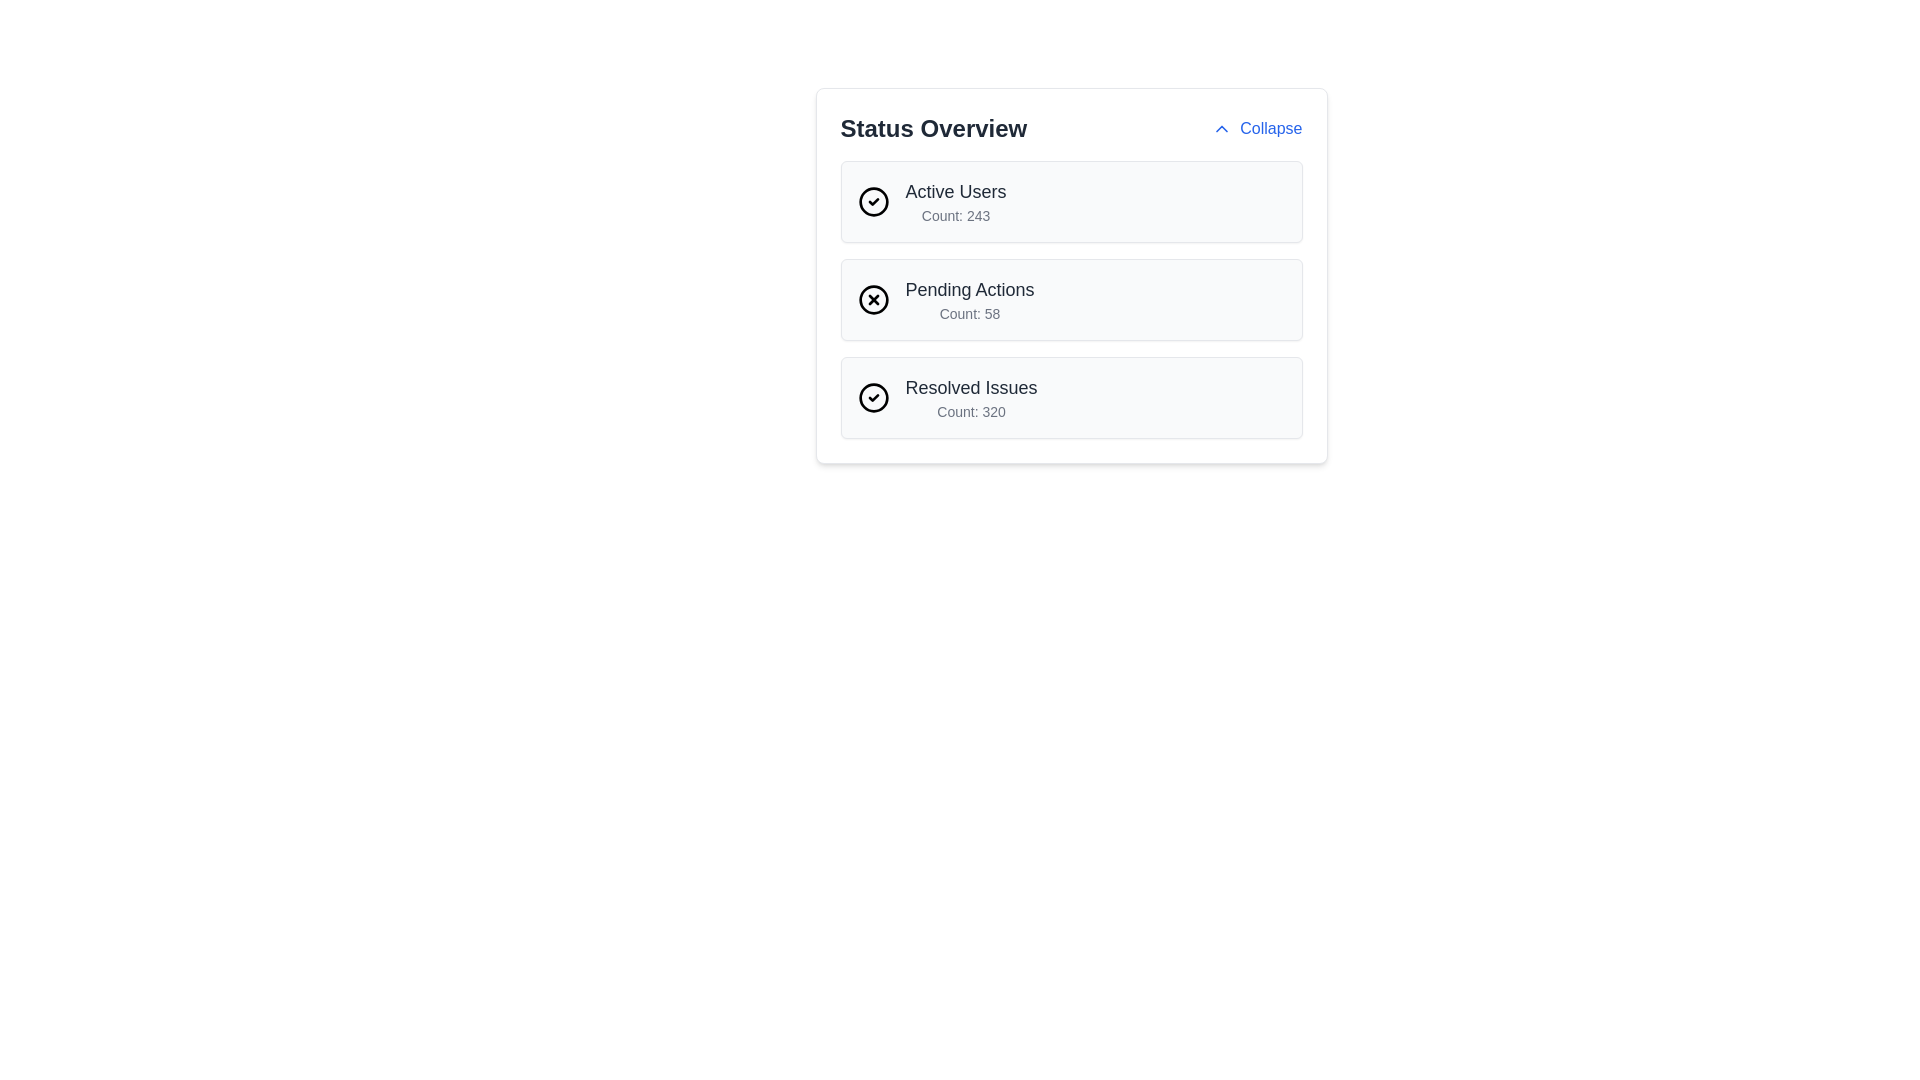 The image size is (1920, 1080). What do you see at coordinates (1070, 397) in the screenshot?
I see `the Information box that displays a summary of resolved issues, showing a total count of 320, located in the 'Status Overview' section` at bounding box center [1070, 397].